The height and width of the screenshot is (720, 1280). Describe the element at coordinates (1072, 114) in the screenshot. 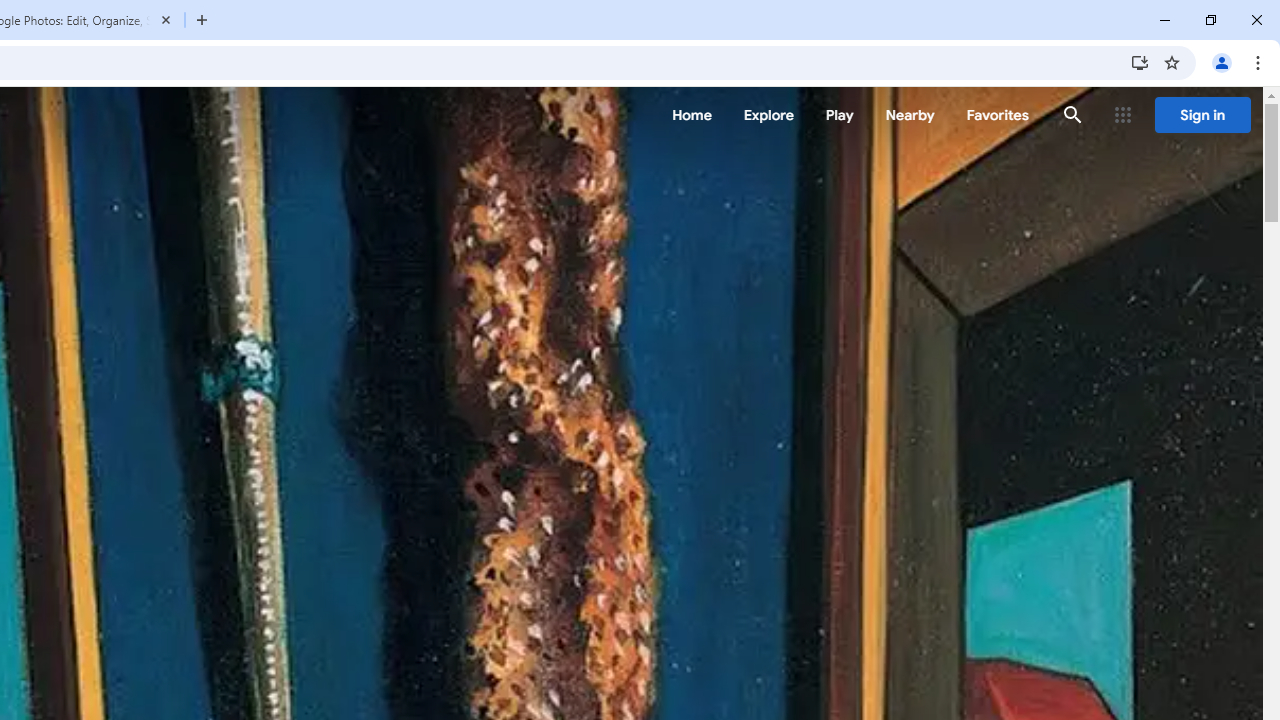

I see `'Search'` at that location.